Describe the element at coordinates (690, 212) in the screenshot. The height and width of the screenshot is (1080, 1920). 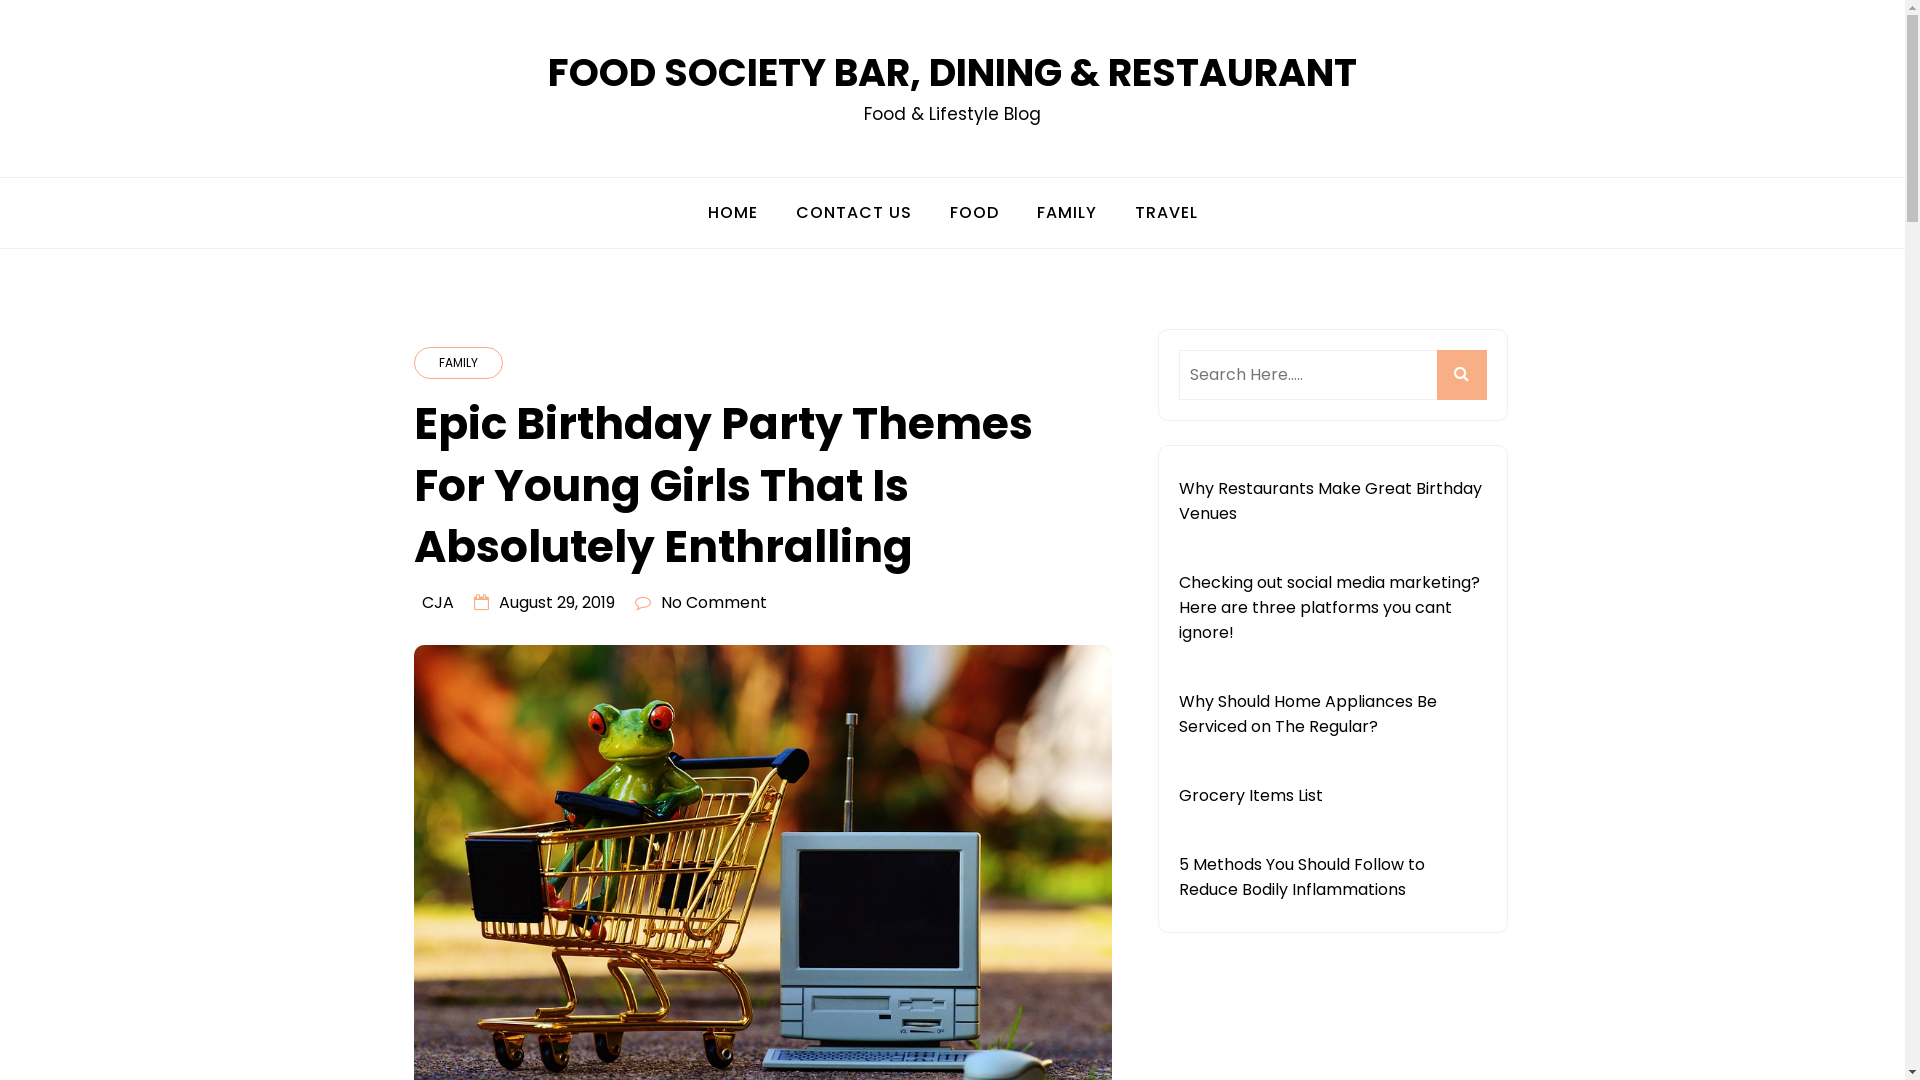
I see `'HOME'` at that location.